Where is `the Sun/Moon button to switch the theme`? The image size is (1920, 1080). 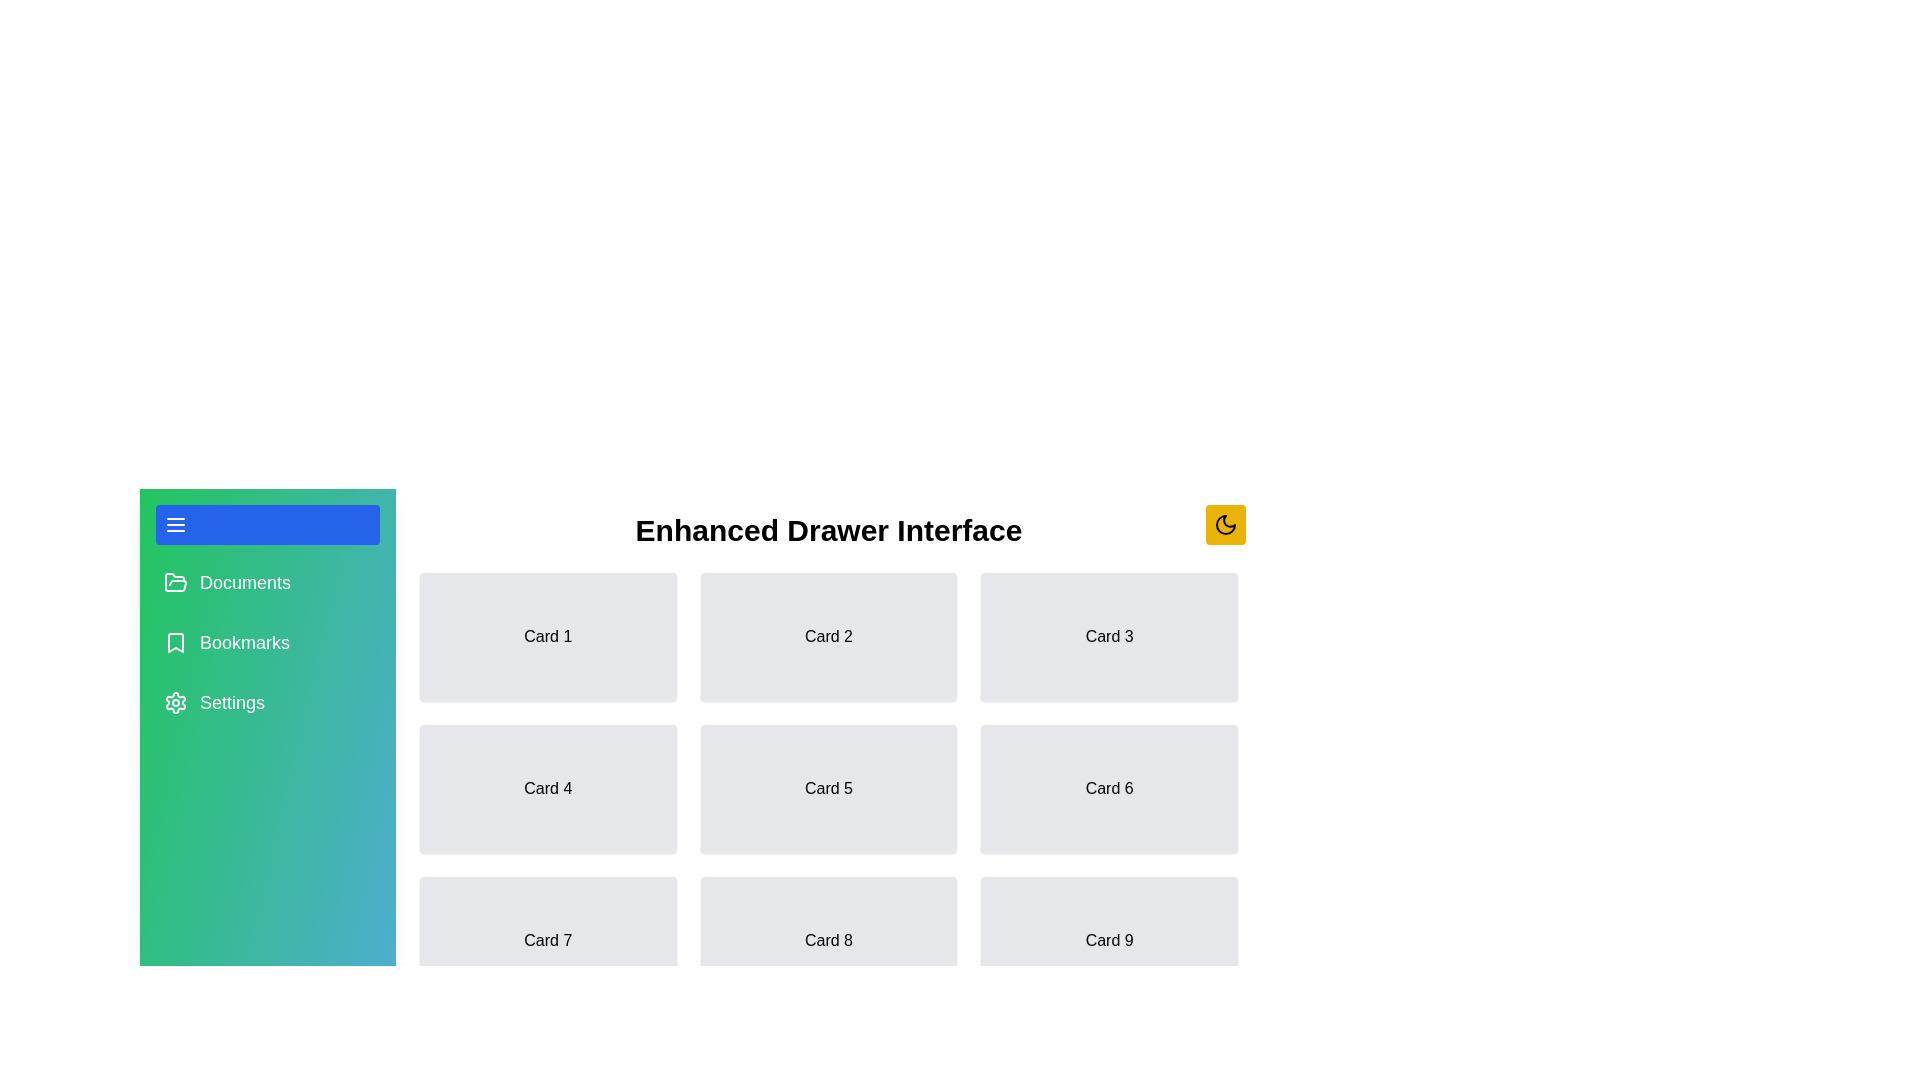 the Sun/Moon button to switch the theme is located at coordinates (1224, 523).